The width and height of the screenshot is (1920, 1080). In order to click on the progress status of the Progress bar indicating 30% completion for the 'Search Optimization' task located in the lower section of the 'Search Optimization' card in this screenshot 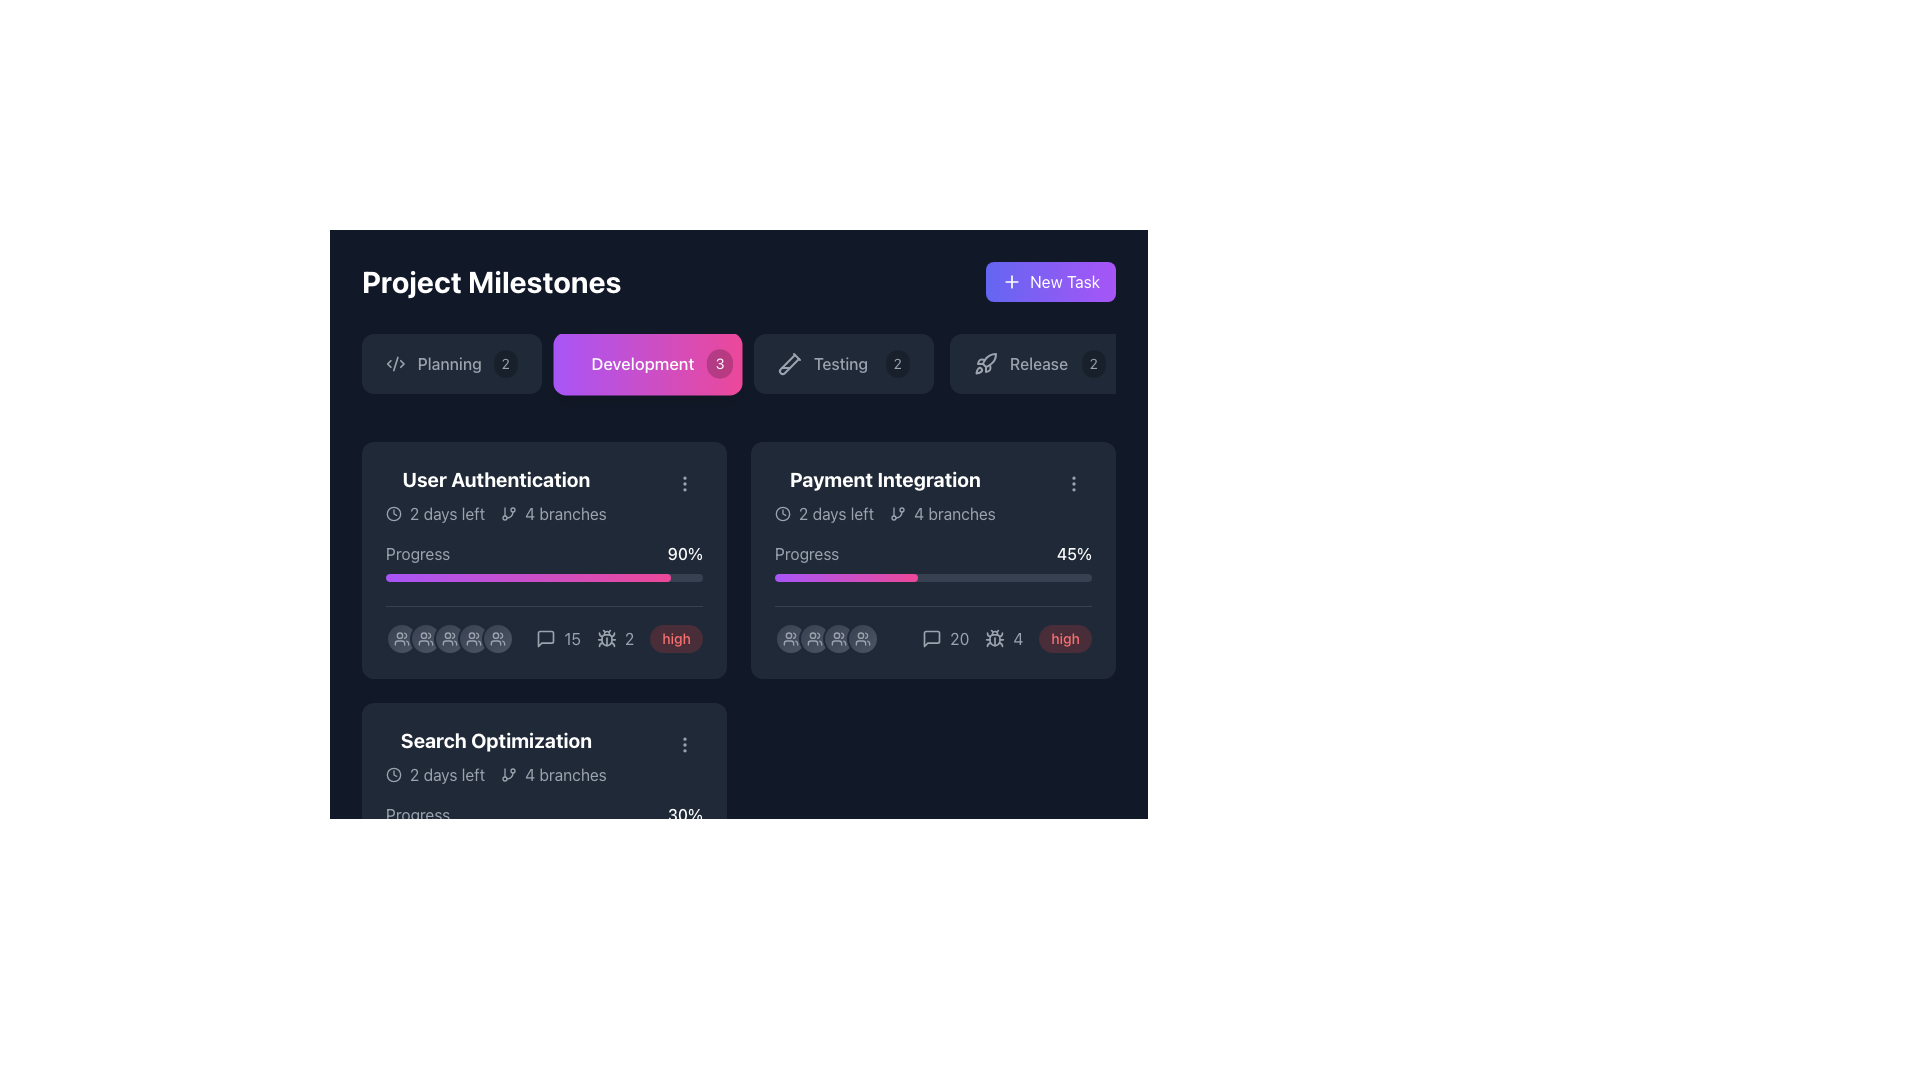, I will do `click(544, 822)`.